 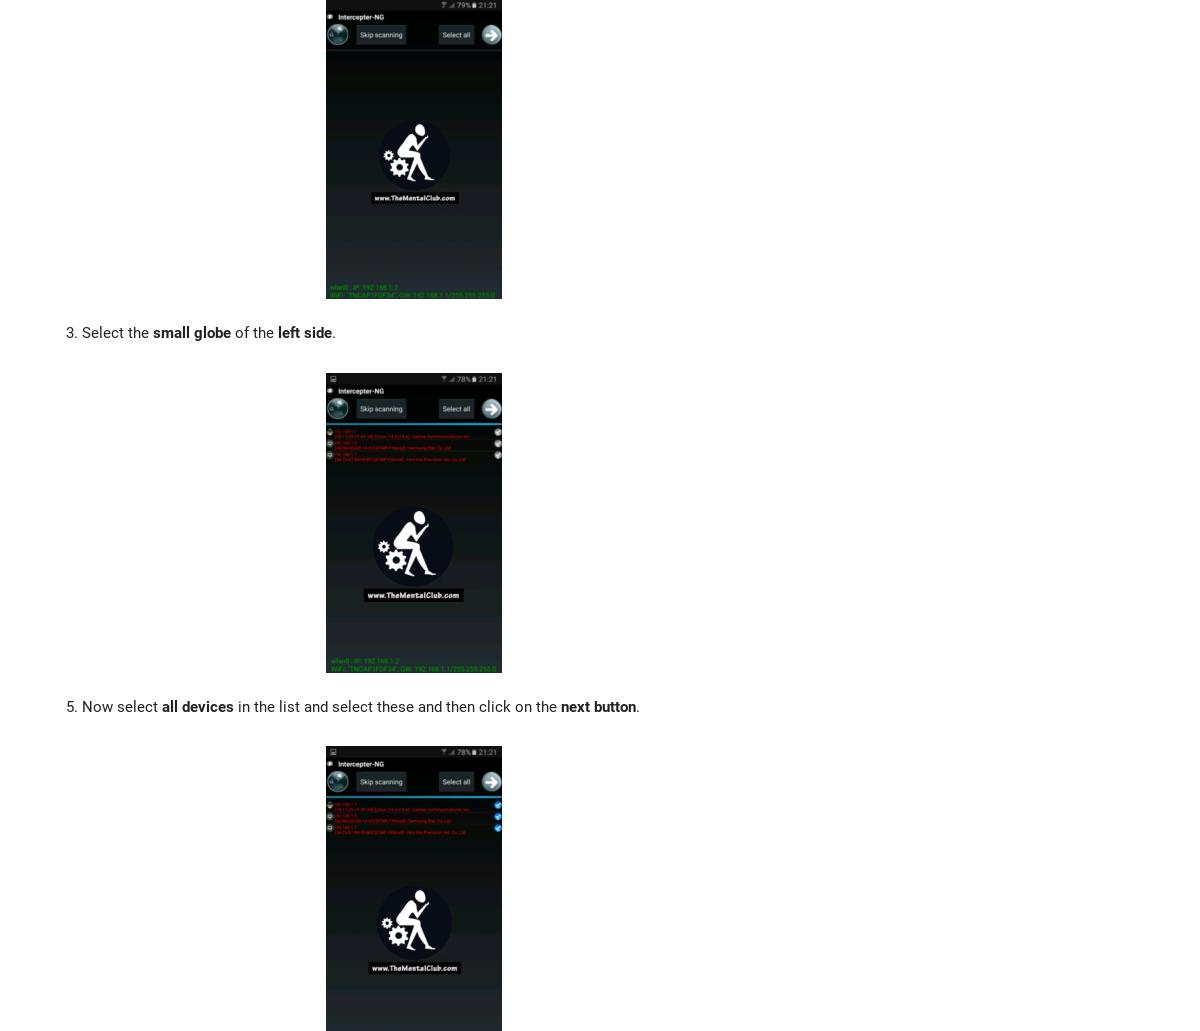 What do you see at coordinates (318, 332) in the screenshot?
I see `'side'` at bounding box center [318, 332].